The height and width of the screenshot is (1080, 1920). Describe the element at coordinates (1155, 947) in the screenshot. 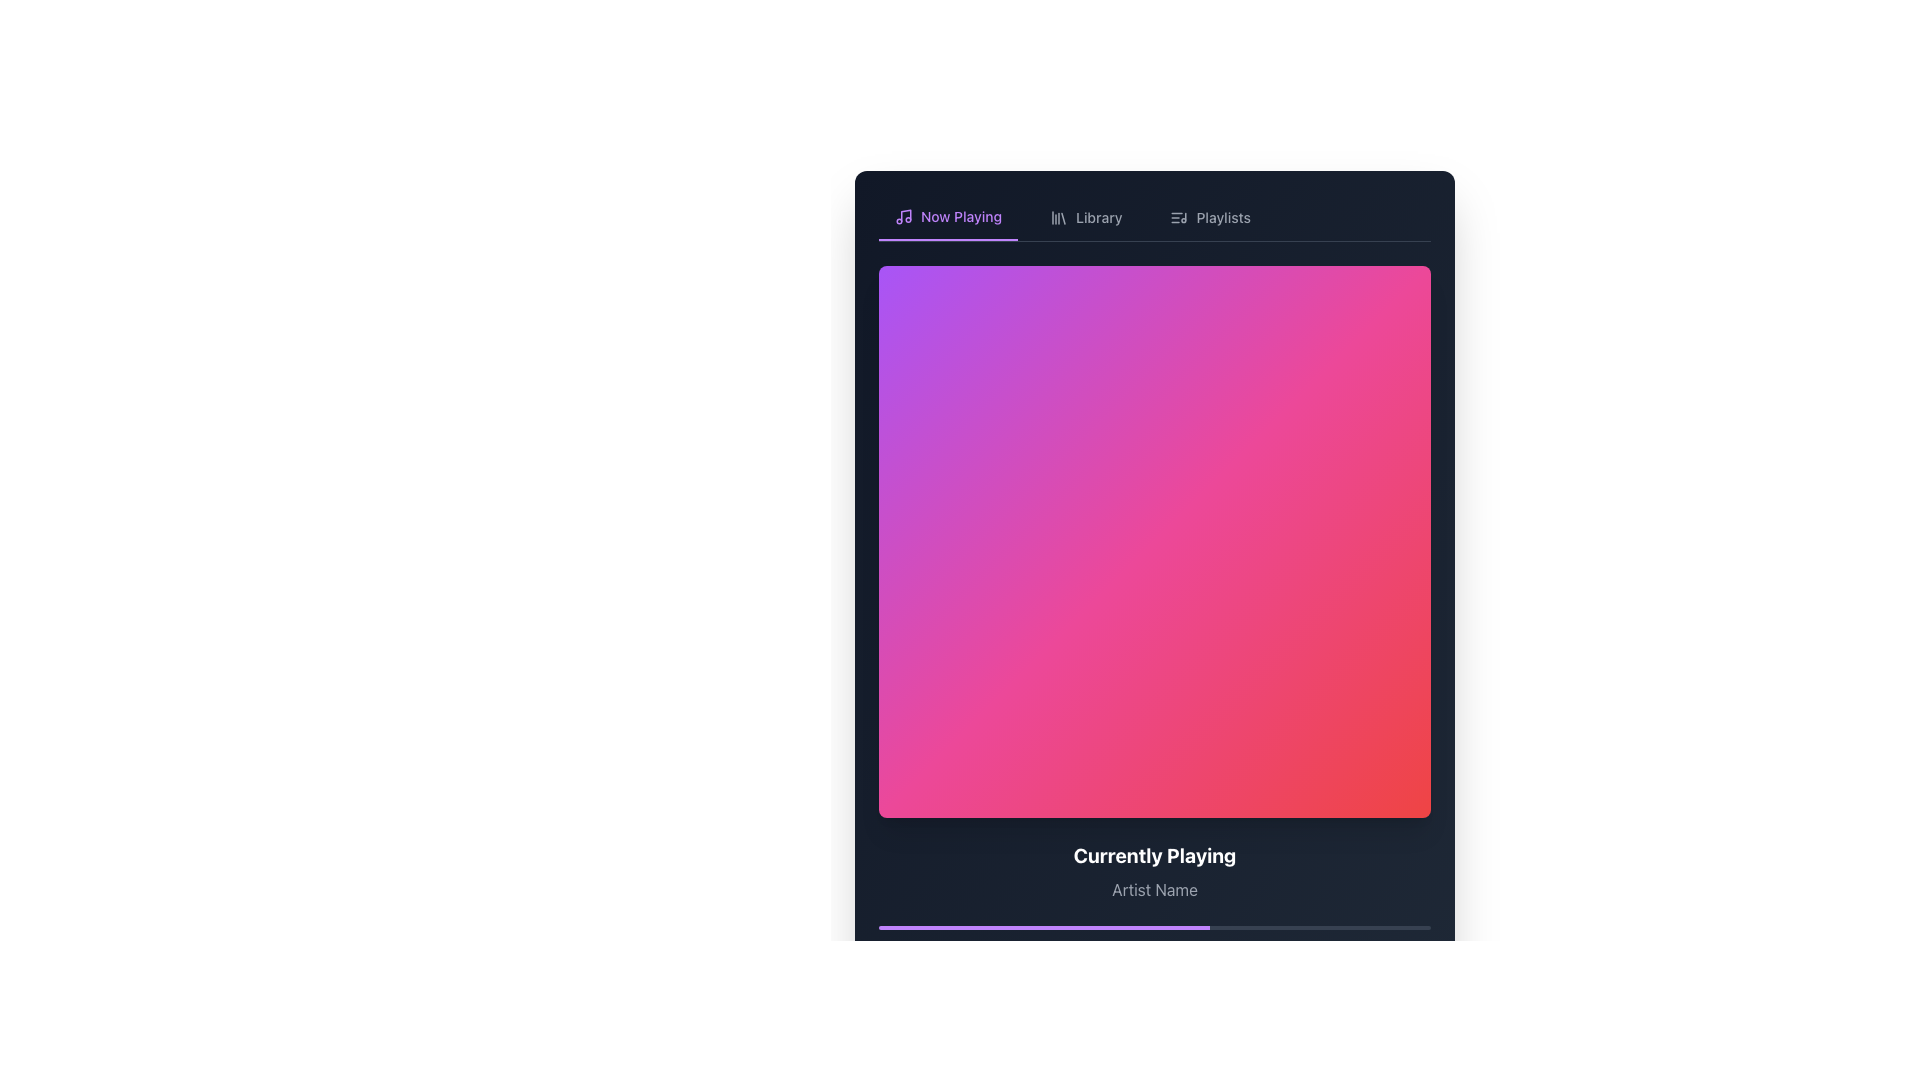

I see `the Text label displaying the current time and total duration, located beneath the progress bar in the 'Currently Playing' section` at that location.